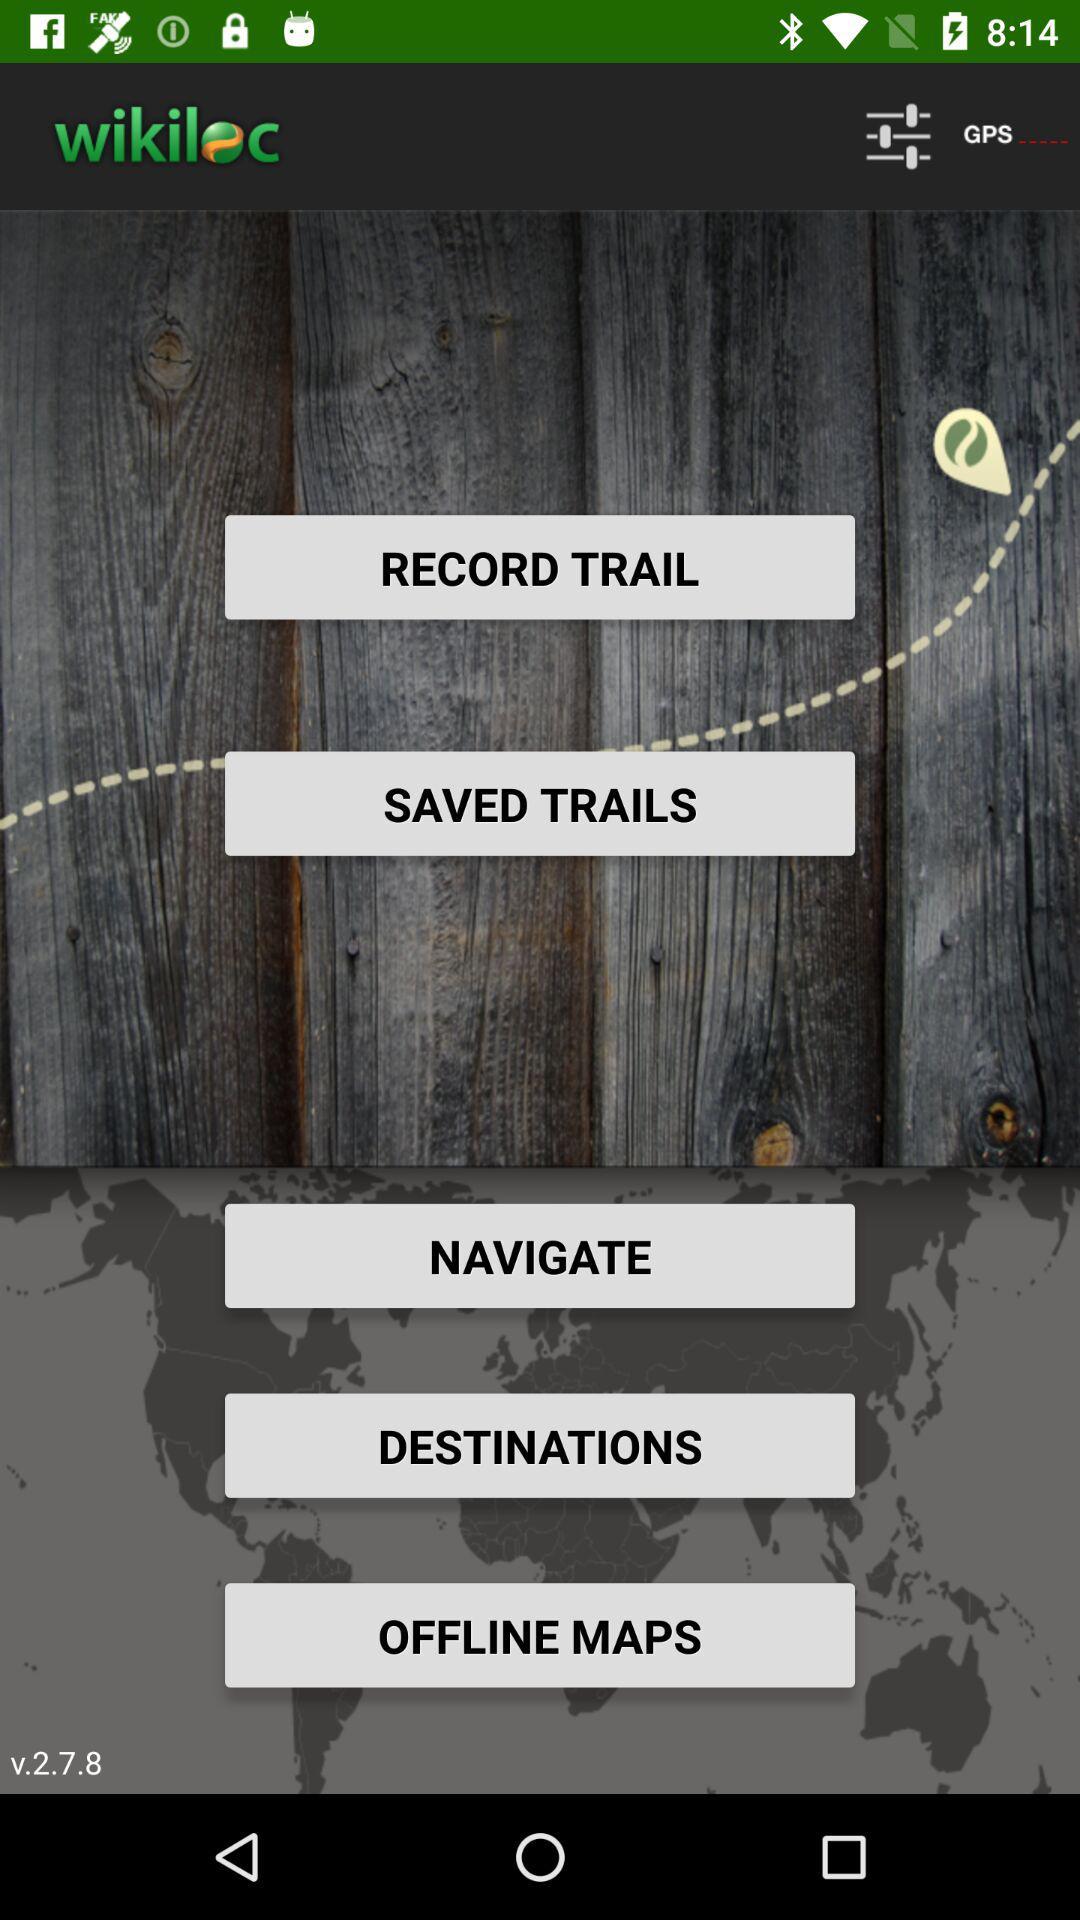 The height and width of the screenshot is (1920, 1080). What do you see at coordinates (540, 566) in the screenshot?
I see `the icon above the saved trails icon` at bounding box center [540, 566].